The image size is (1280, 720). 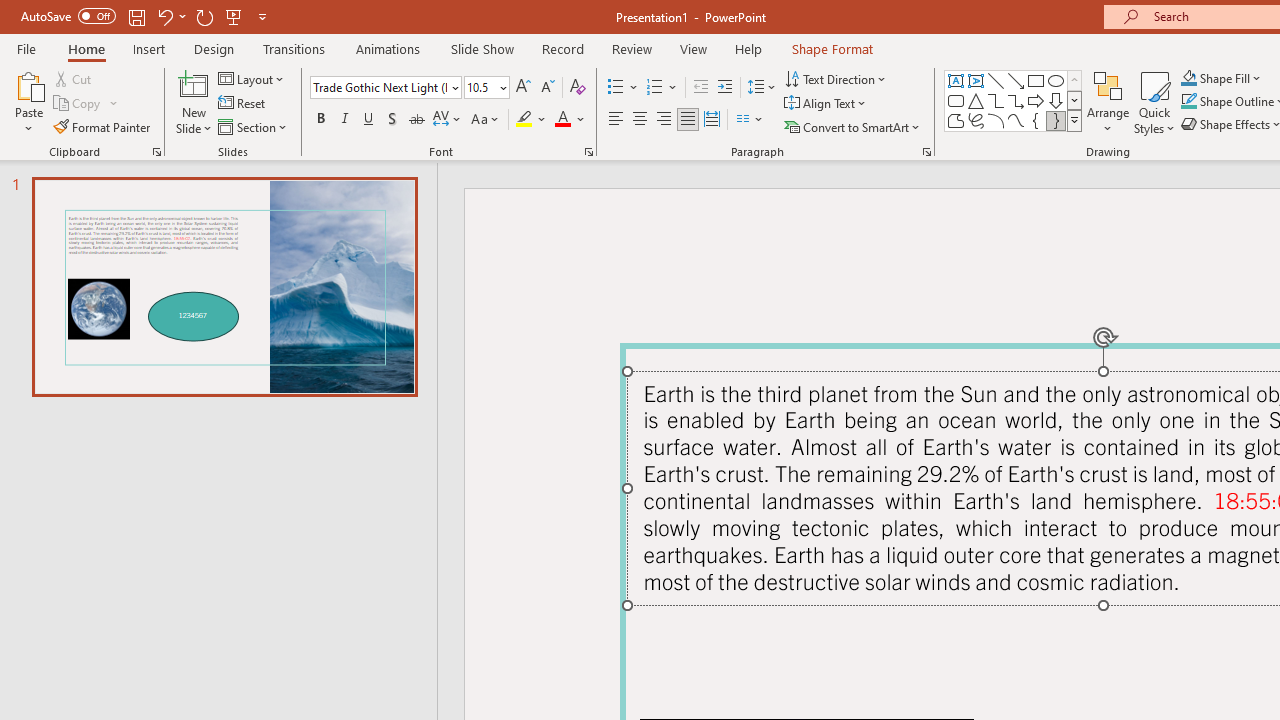 I want to click on 'Increase Indent', so click(x=724, y=86).